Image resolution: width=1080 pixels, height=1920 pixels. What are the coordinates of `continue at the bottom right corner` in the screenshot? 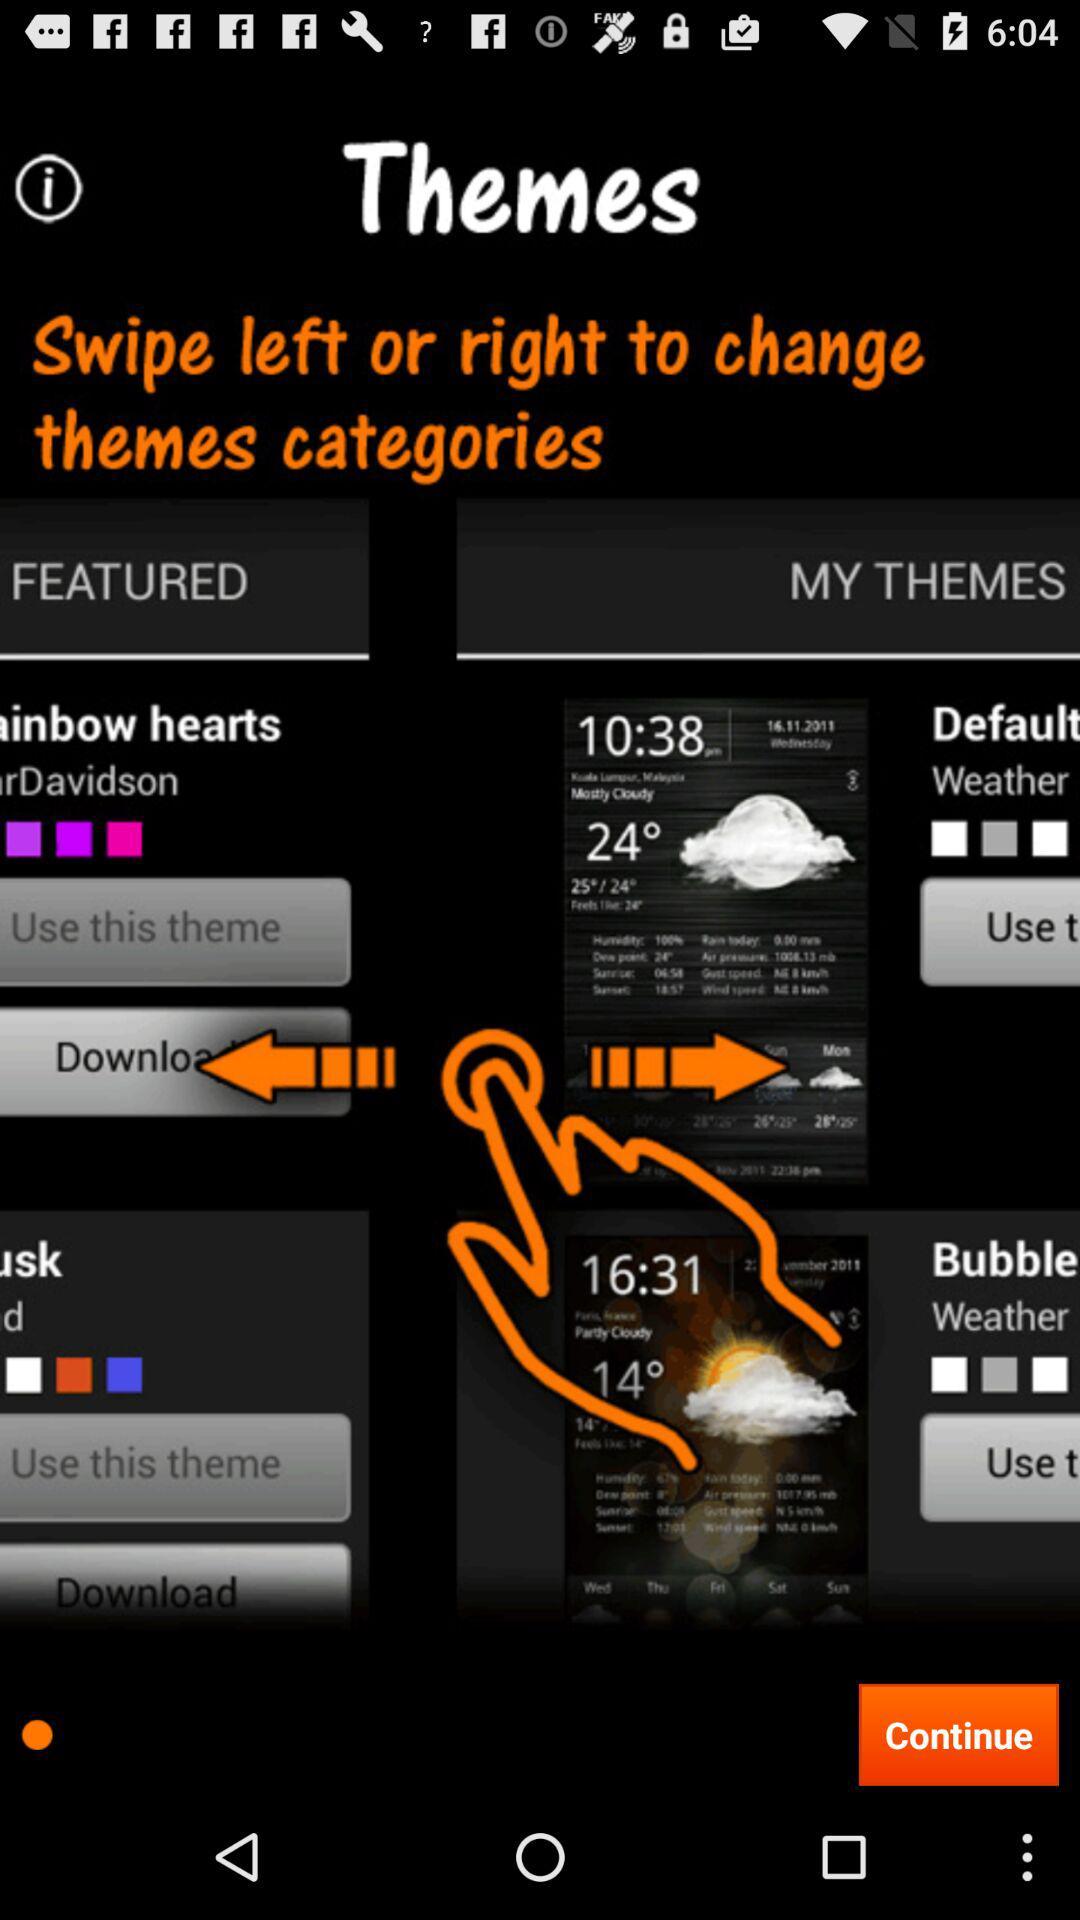 It's located at (957, 1733).